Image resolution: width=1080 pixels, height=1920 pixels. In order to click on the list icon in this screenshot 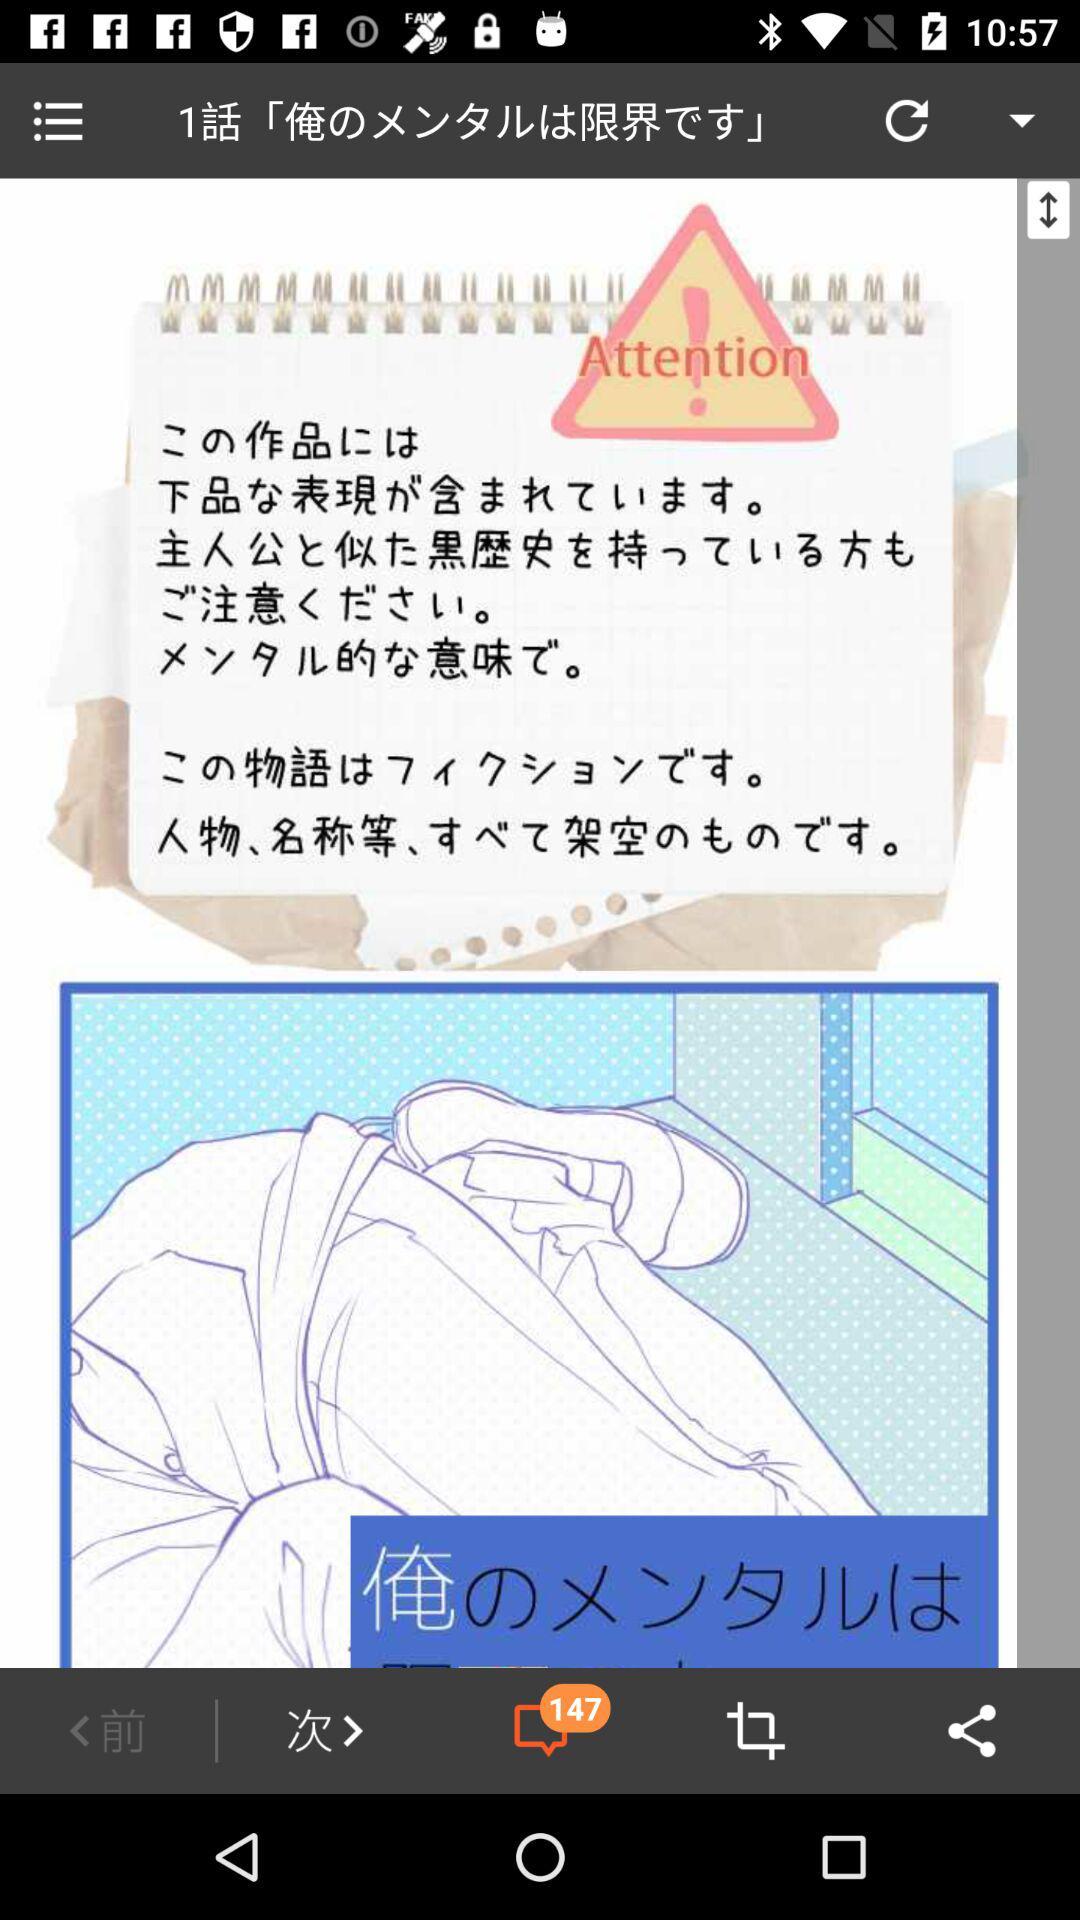, I will do `click(56, 119)`.